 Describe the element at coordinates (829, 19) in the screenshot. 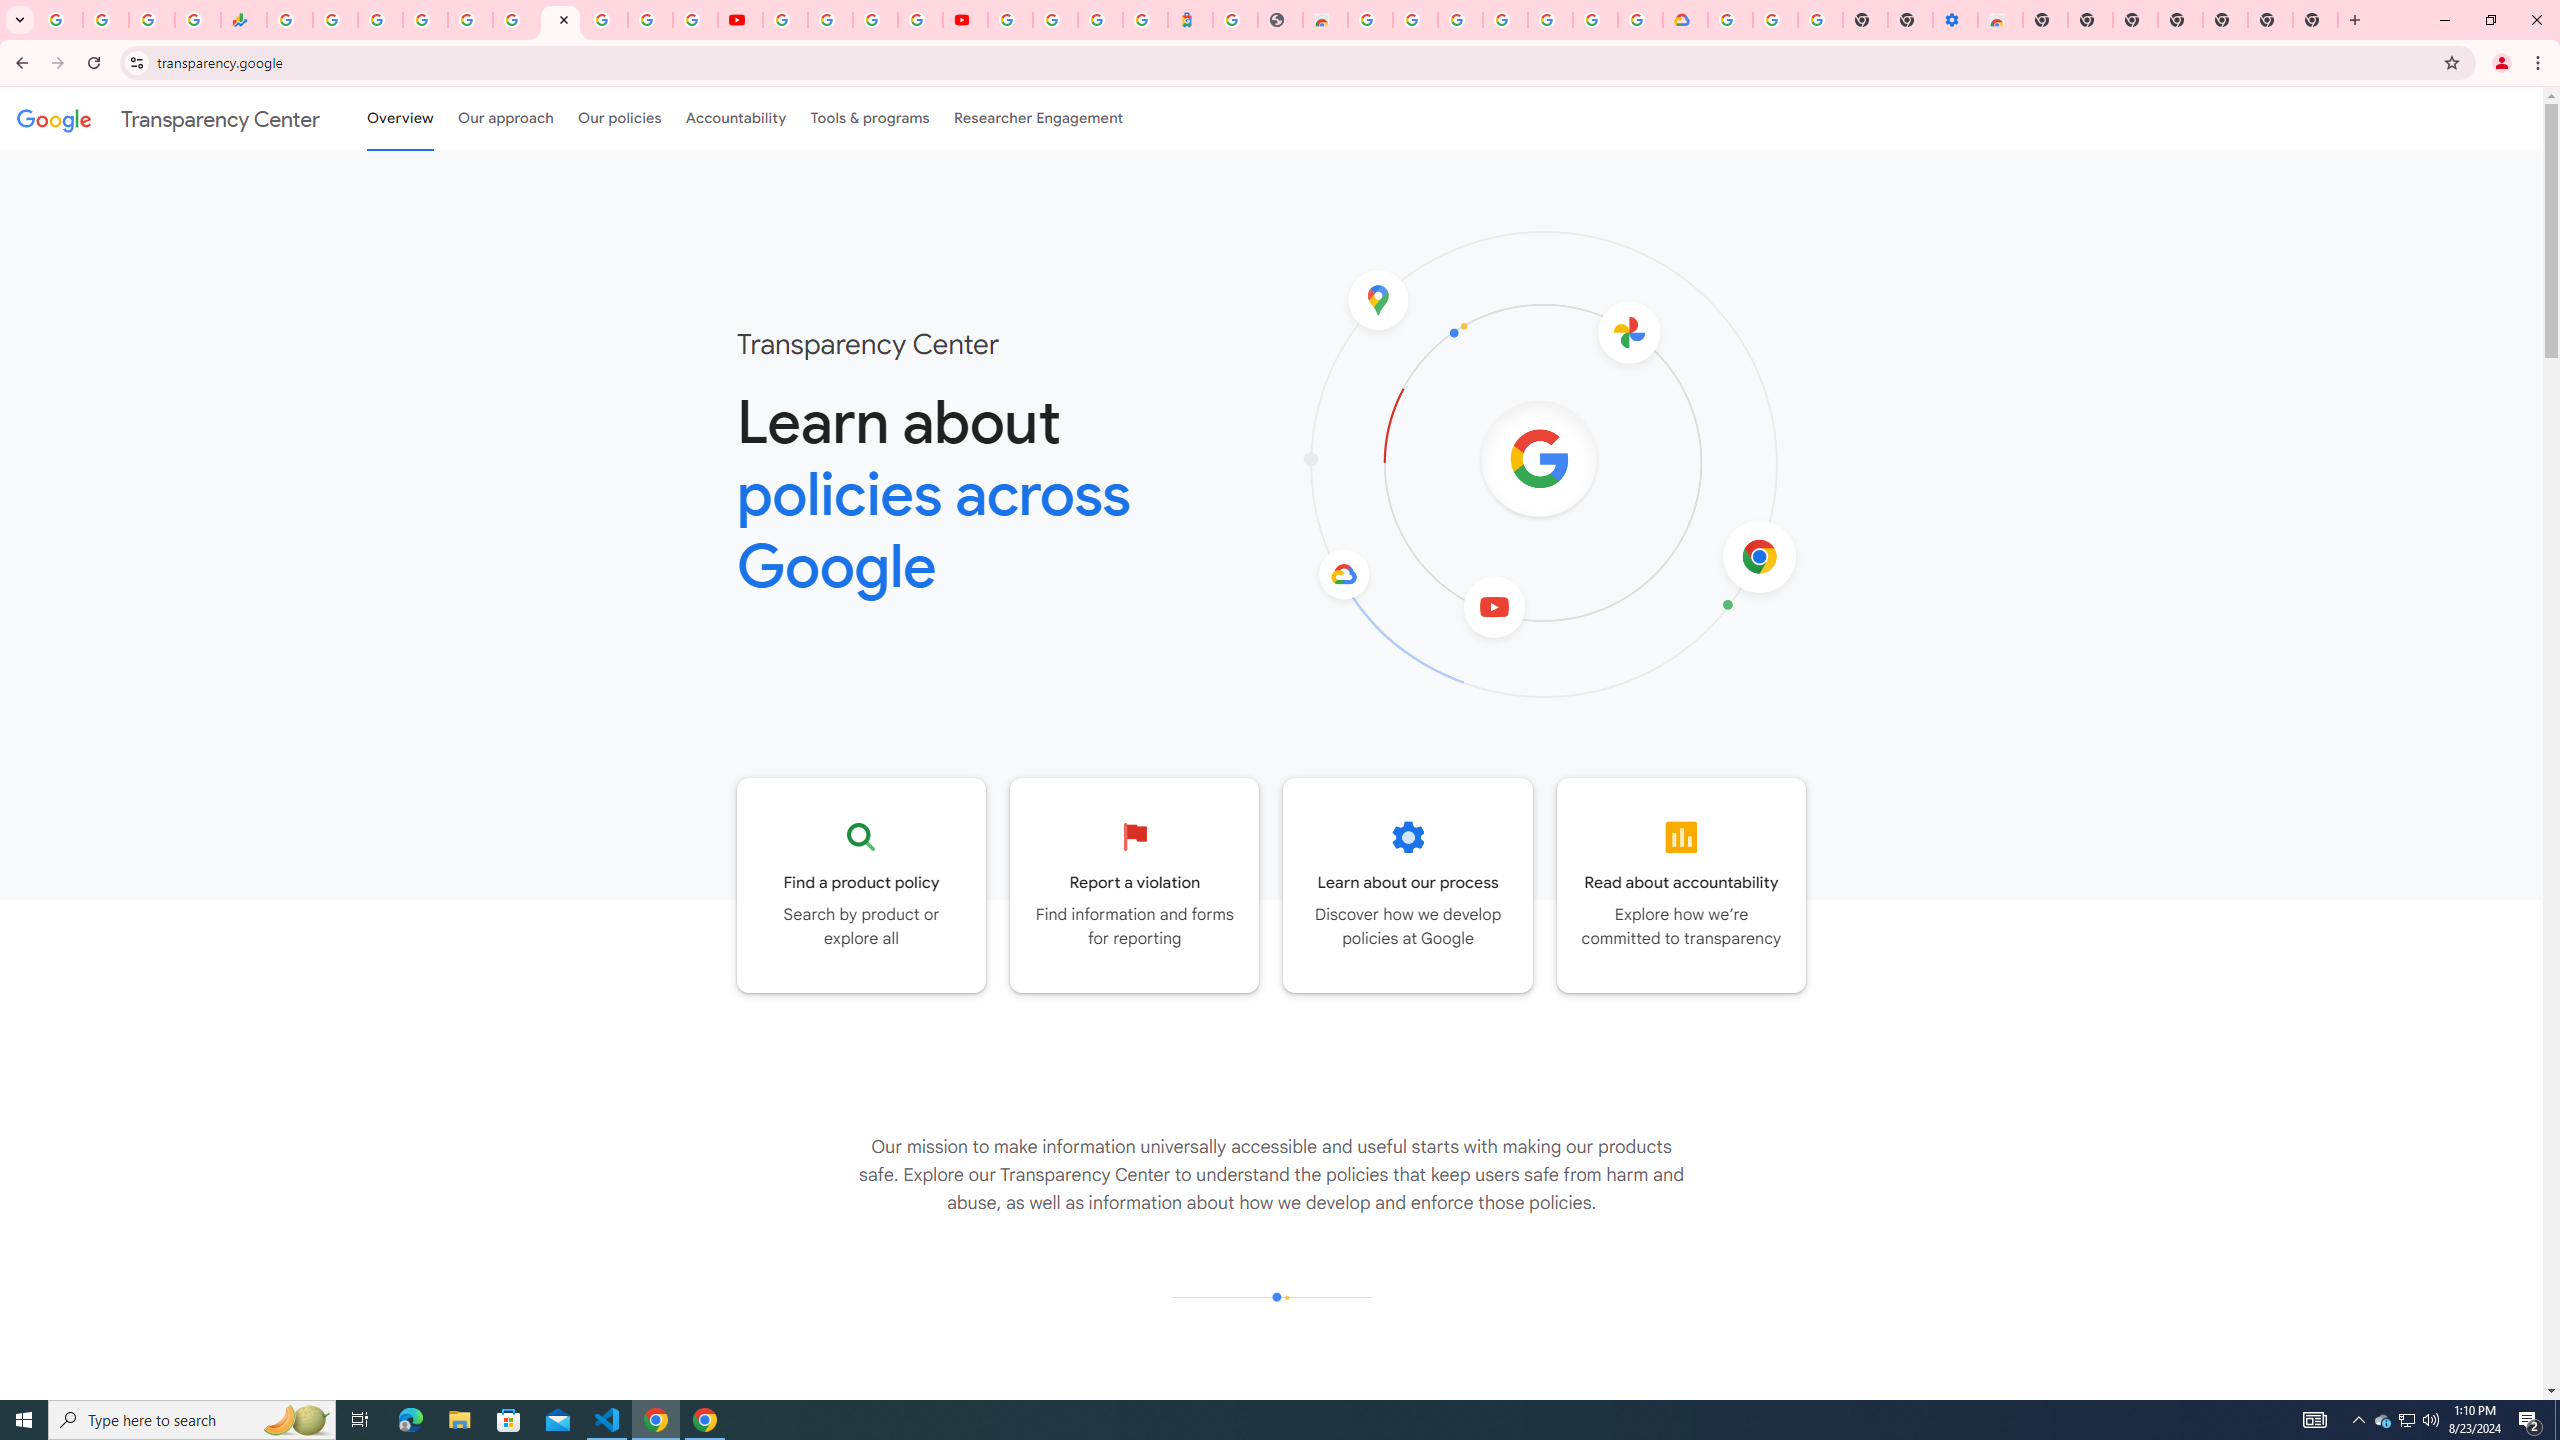

I see `'Google Account Help'` at that location.